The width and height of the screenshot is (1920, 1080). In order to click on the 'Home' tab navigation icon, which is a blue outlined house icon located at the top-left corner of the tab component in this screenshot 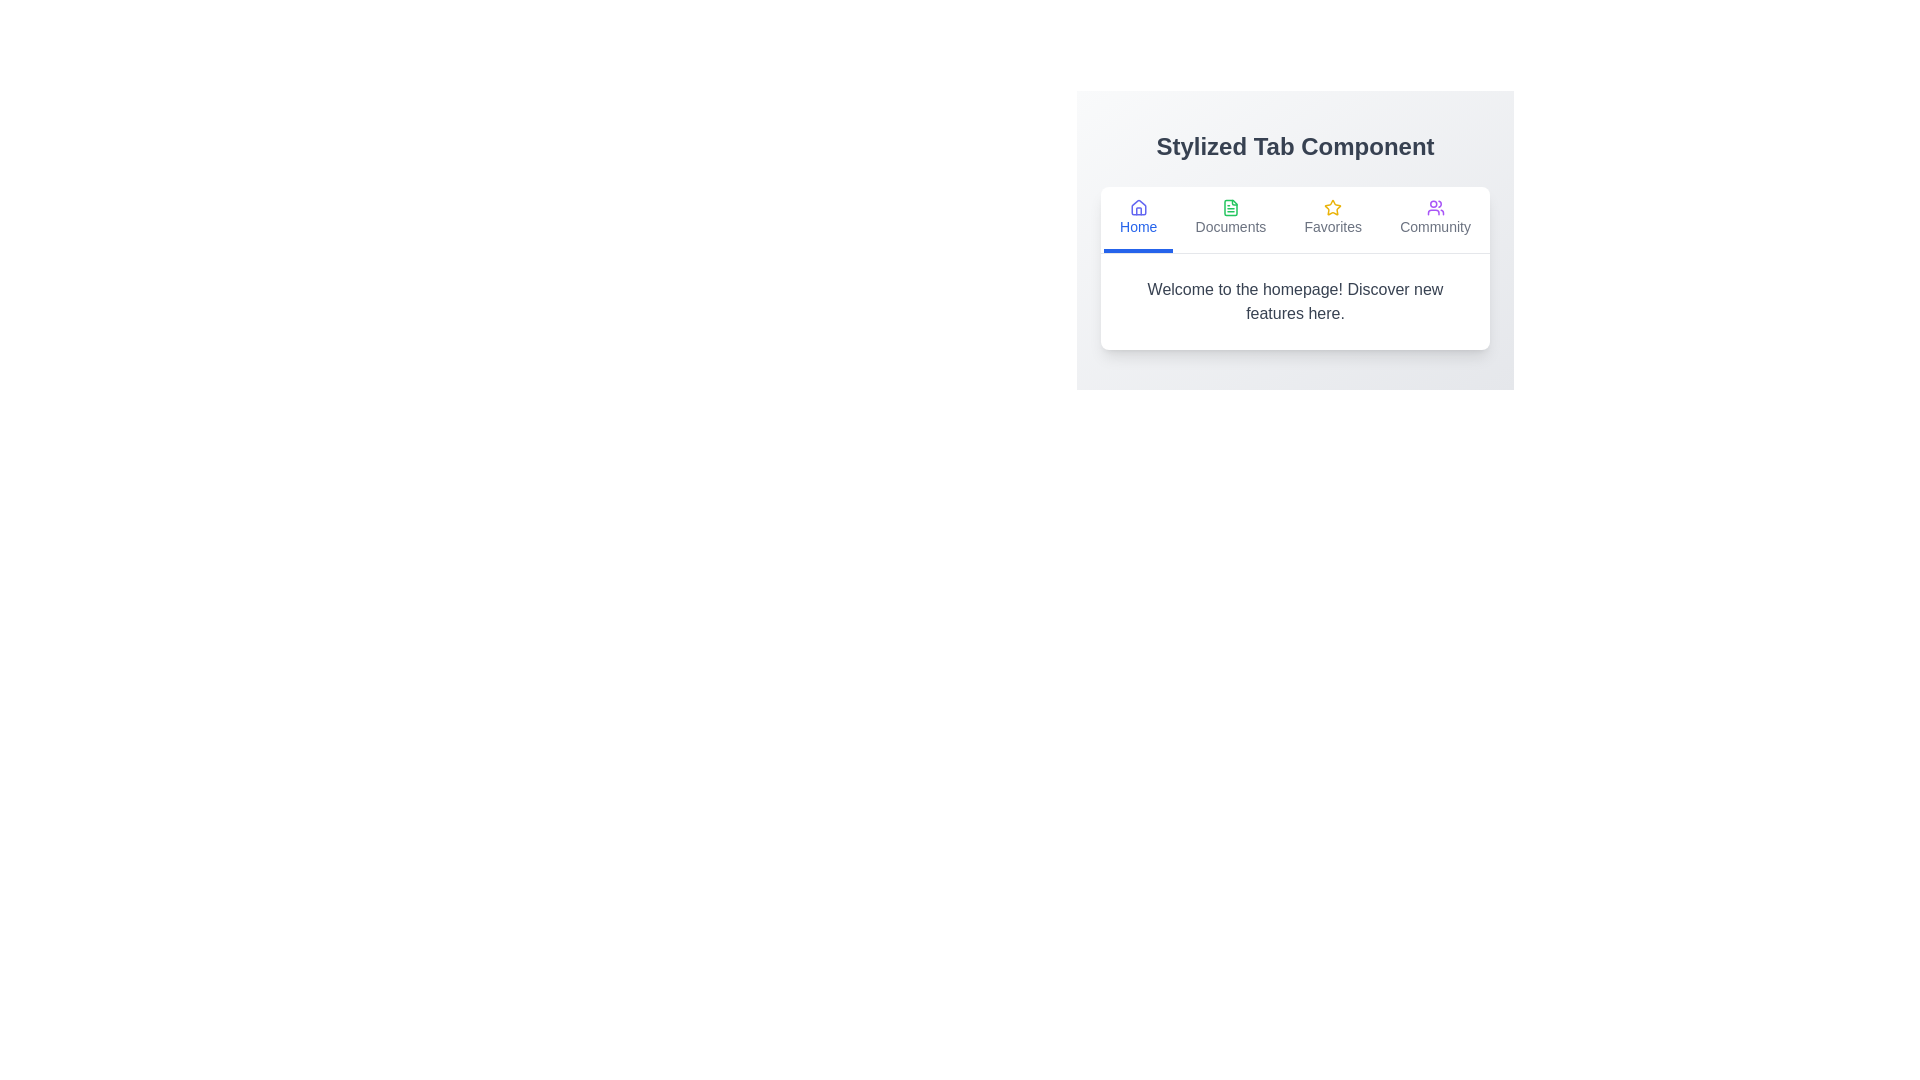, I will do `click(1138, 208)`.